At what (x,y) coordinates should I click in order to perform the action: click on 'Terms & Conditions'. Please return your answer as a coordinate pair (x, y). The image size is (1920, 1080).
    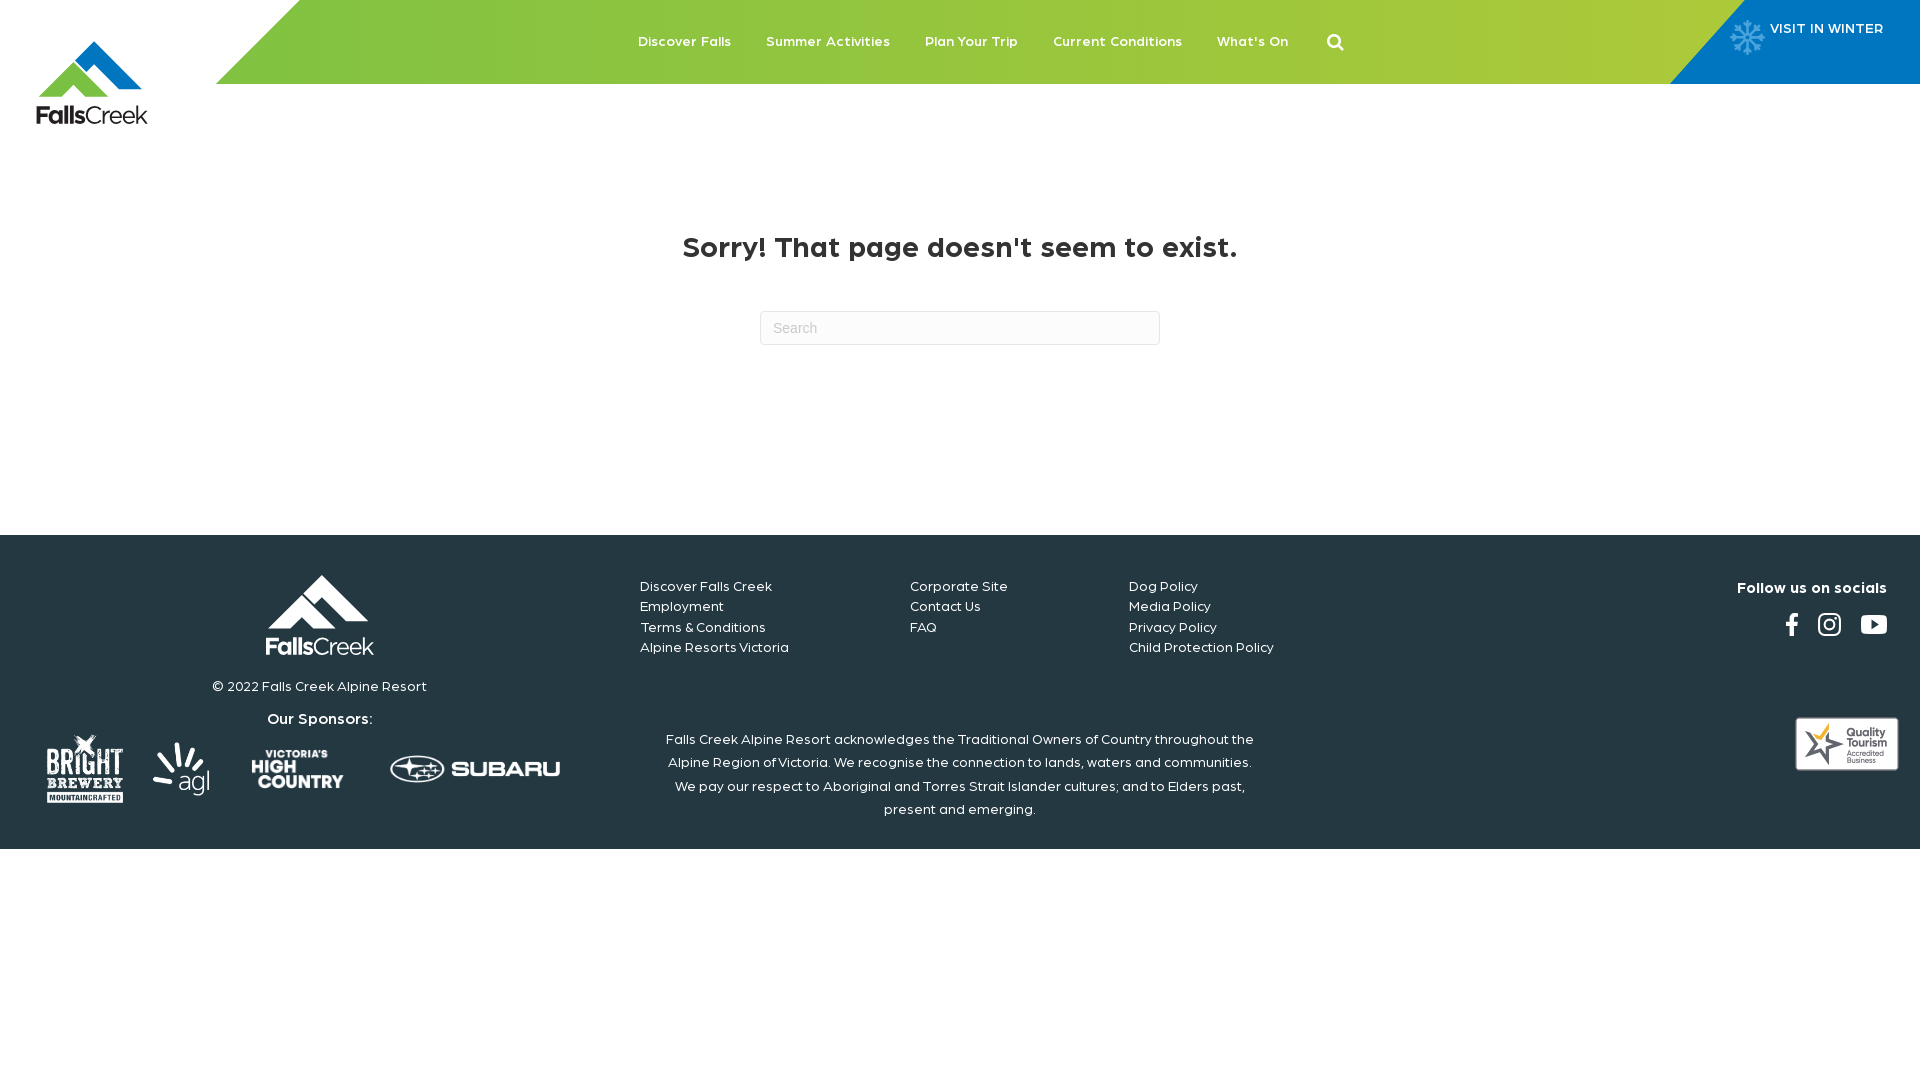
    Looking at the image, I should click on (702, 624).